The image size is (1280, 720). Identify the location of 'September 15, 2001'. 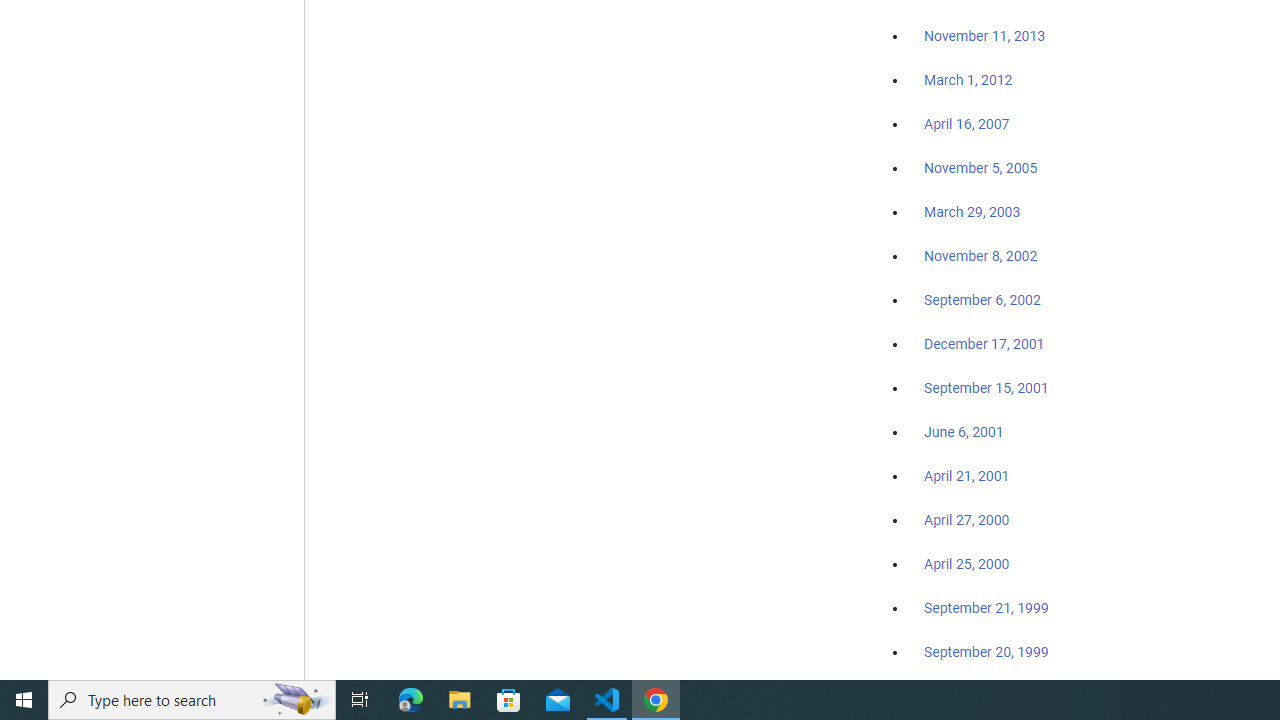
(986, 387).